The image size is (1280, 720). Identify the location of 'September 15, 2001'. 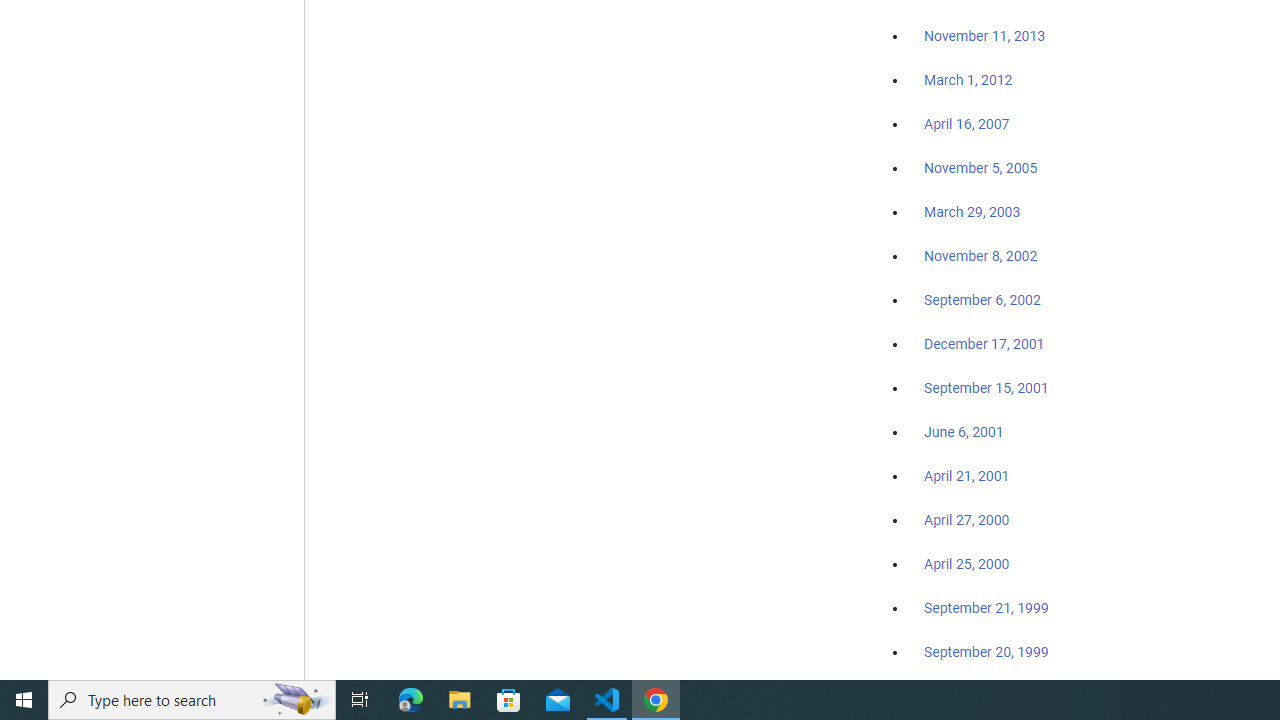
(986, 387).